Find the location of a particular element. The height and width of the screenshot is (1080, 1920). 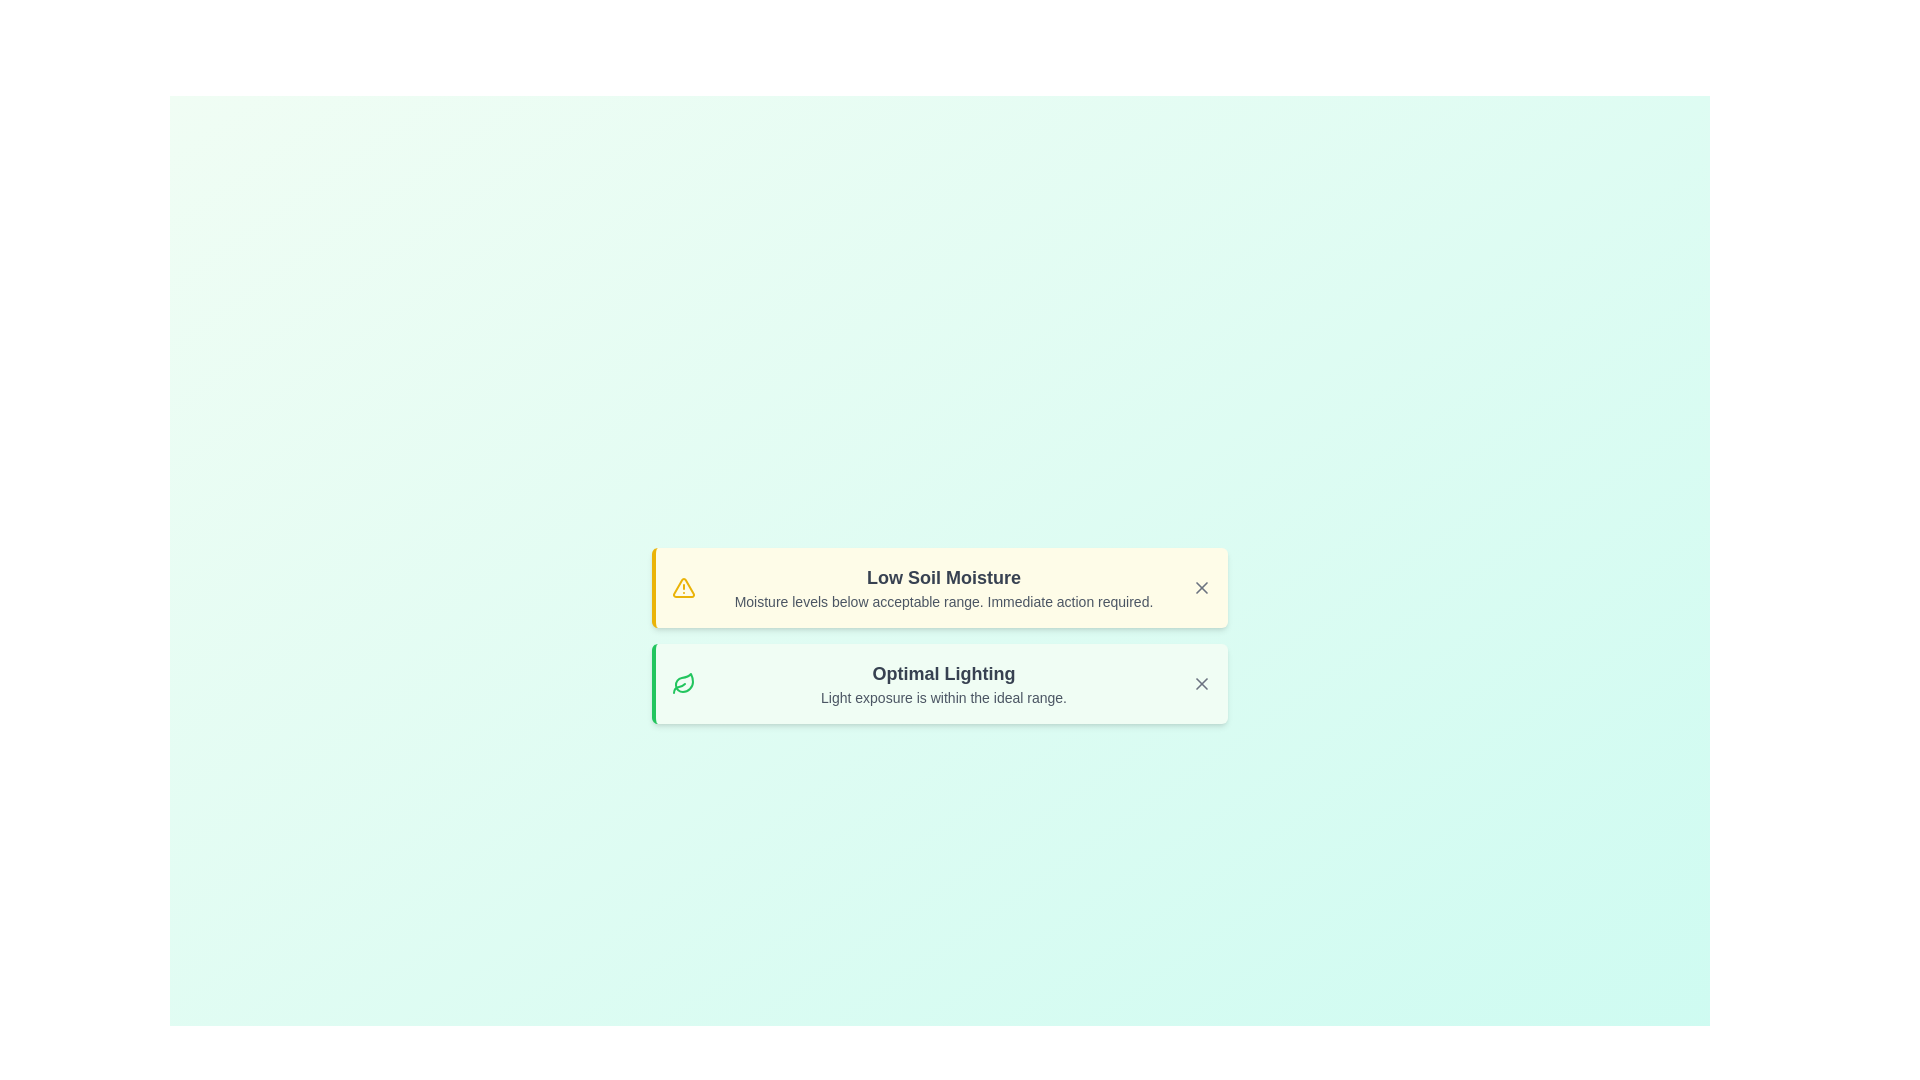

'X' button to dismiss the alert is located at coordinates (1200, 586).